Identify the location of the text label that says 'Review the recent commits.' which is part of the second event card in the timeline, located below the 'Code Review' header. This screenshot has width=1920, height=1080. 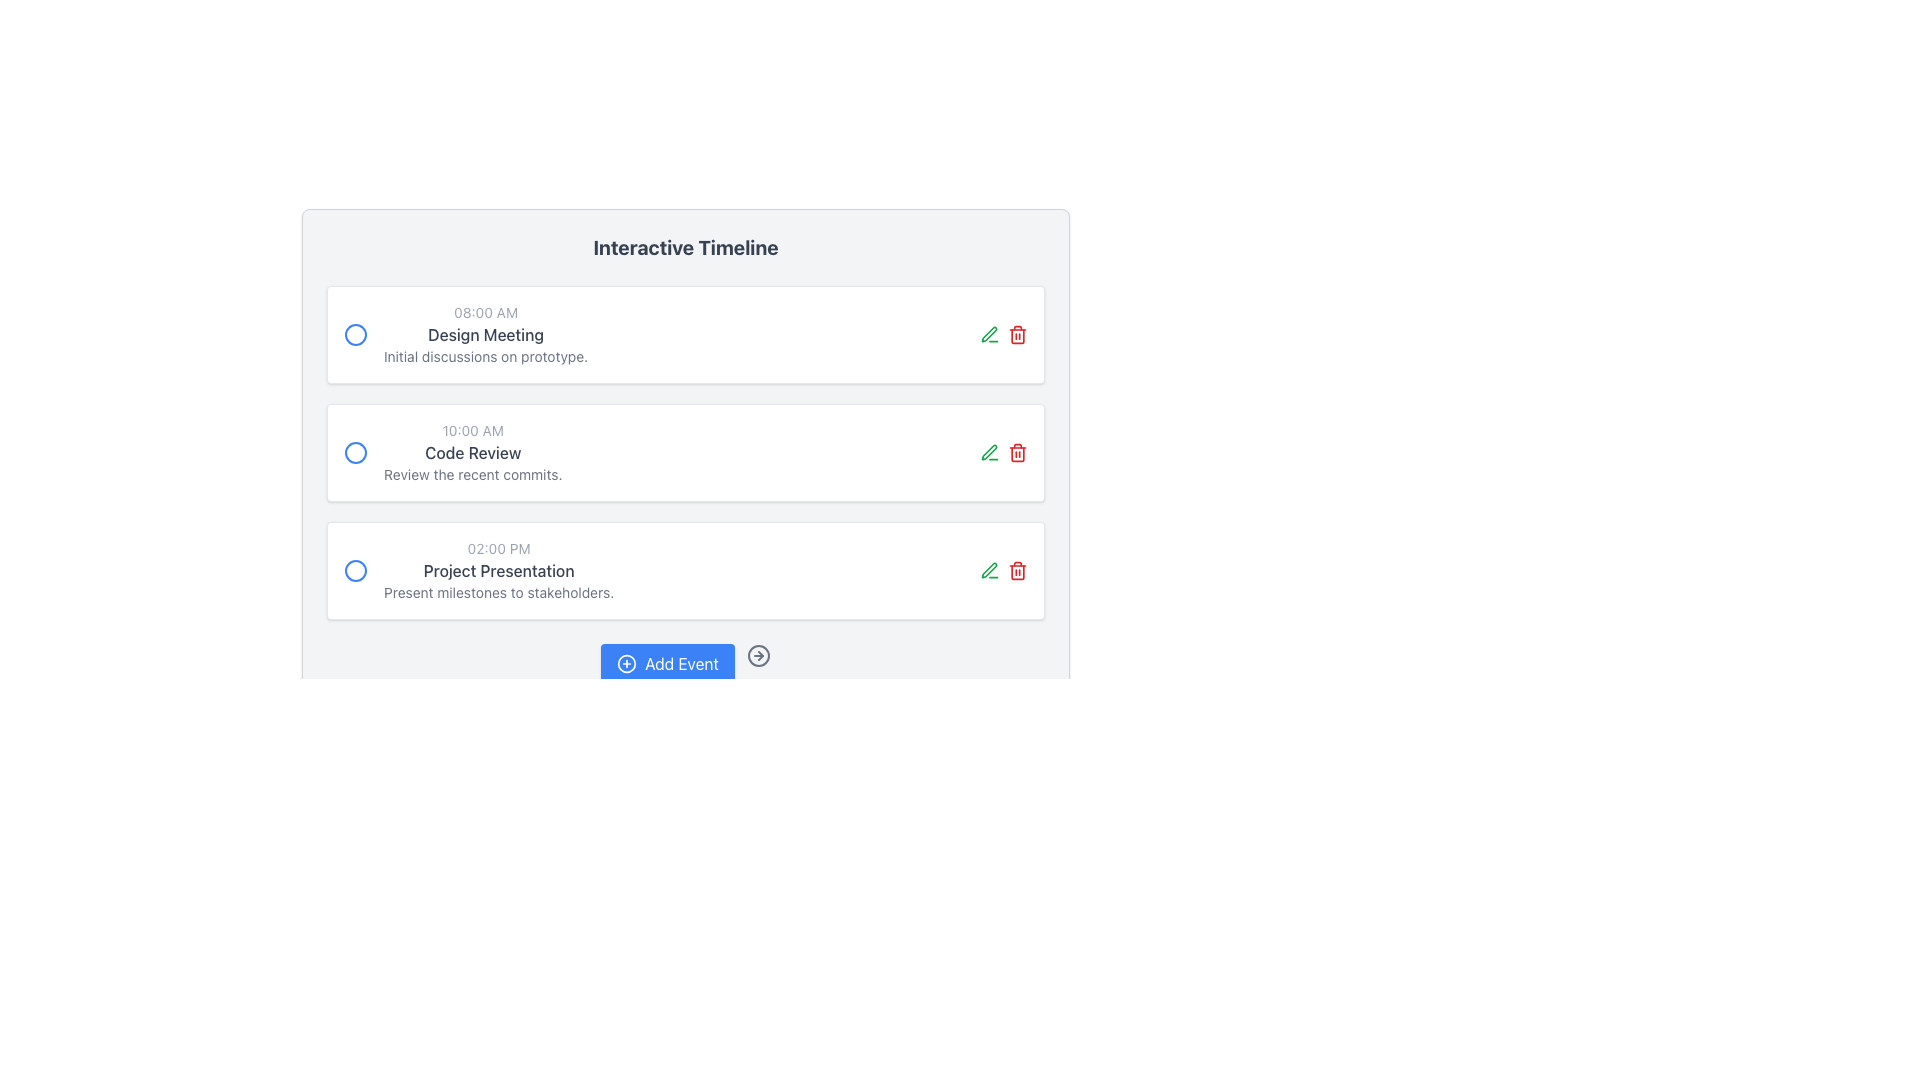
(472, 474).